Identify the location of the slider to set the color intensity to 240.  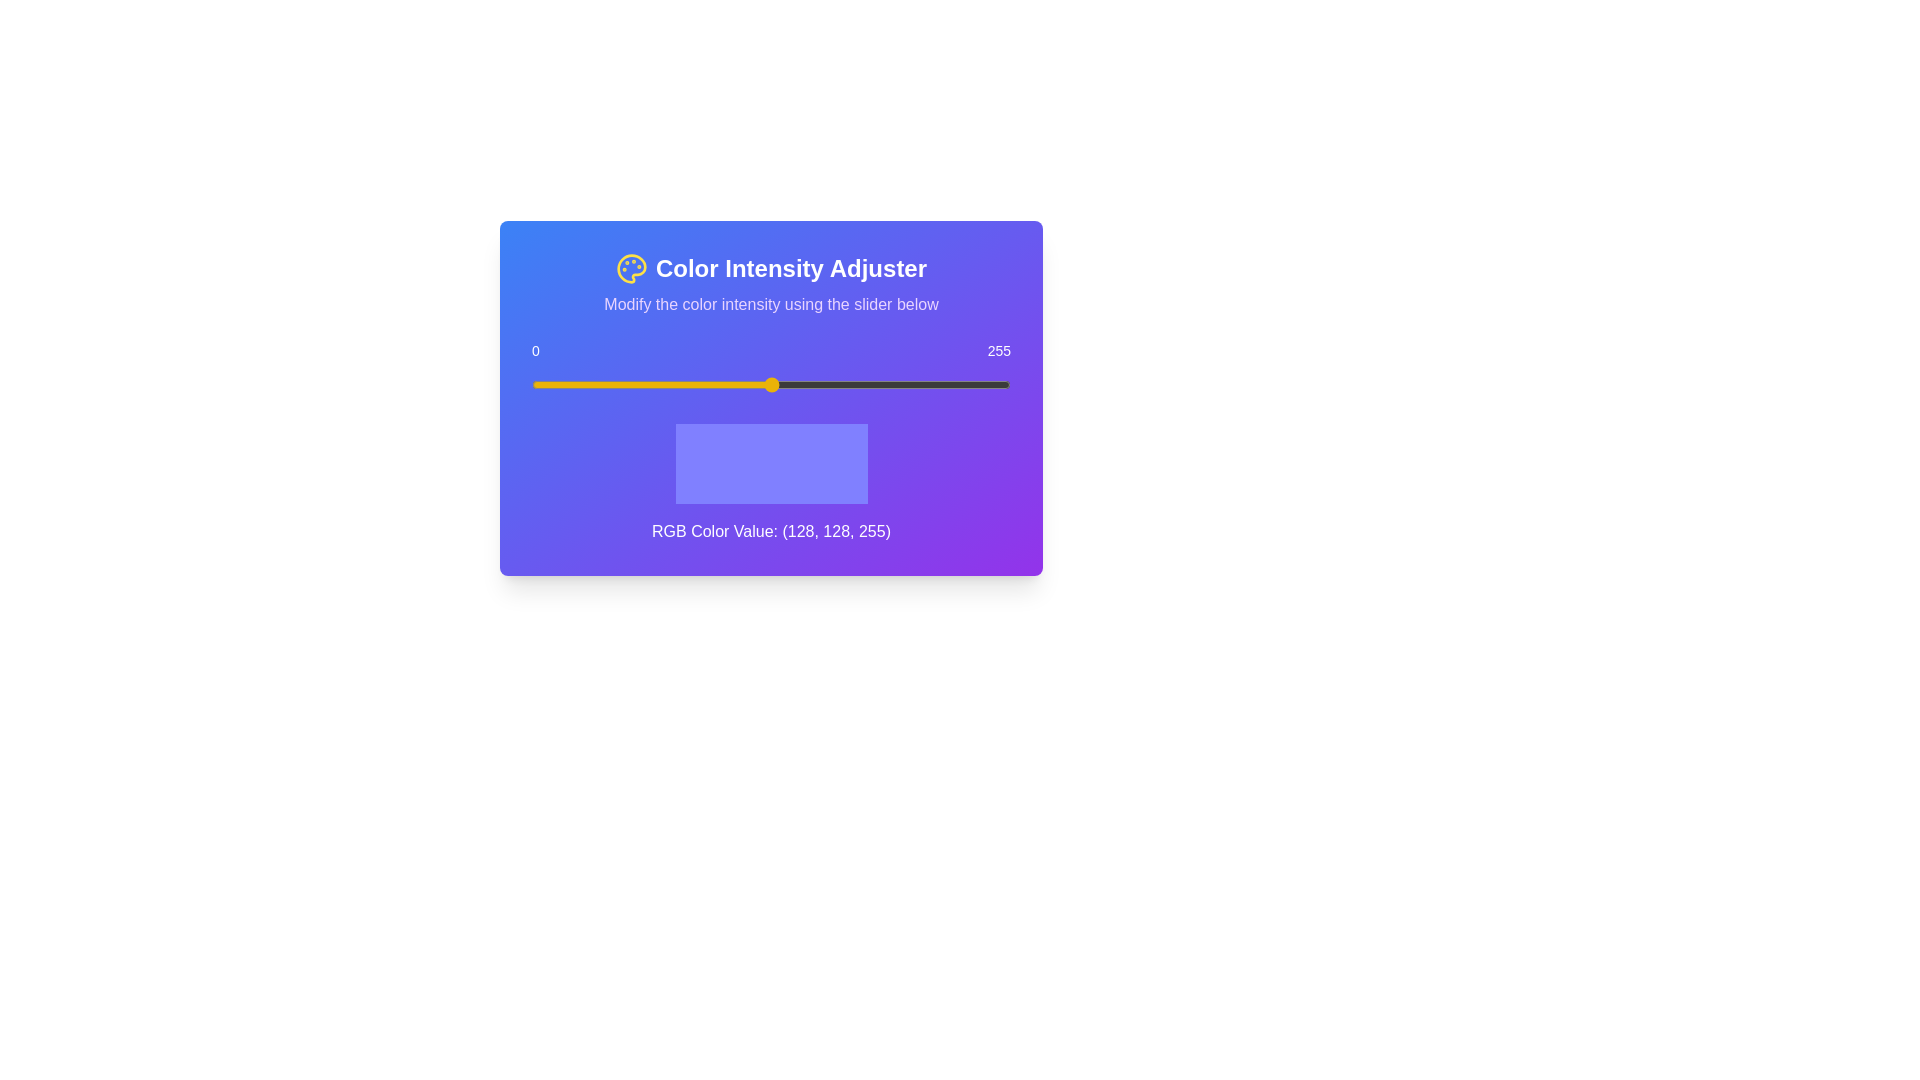
(982, 385).